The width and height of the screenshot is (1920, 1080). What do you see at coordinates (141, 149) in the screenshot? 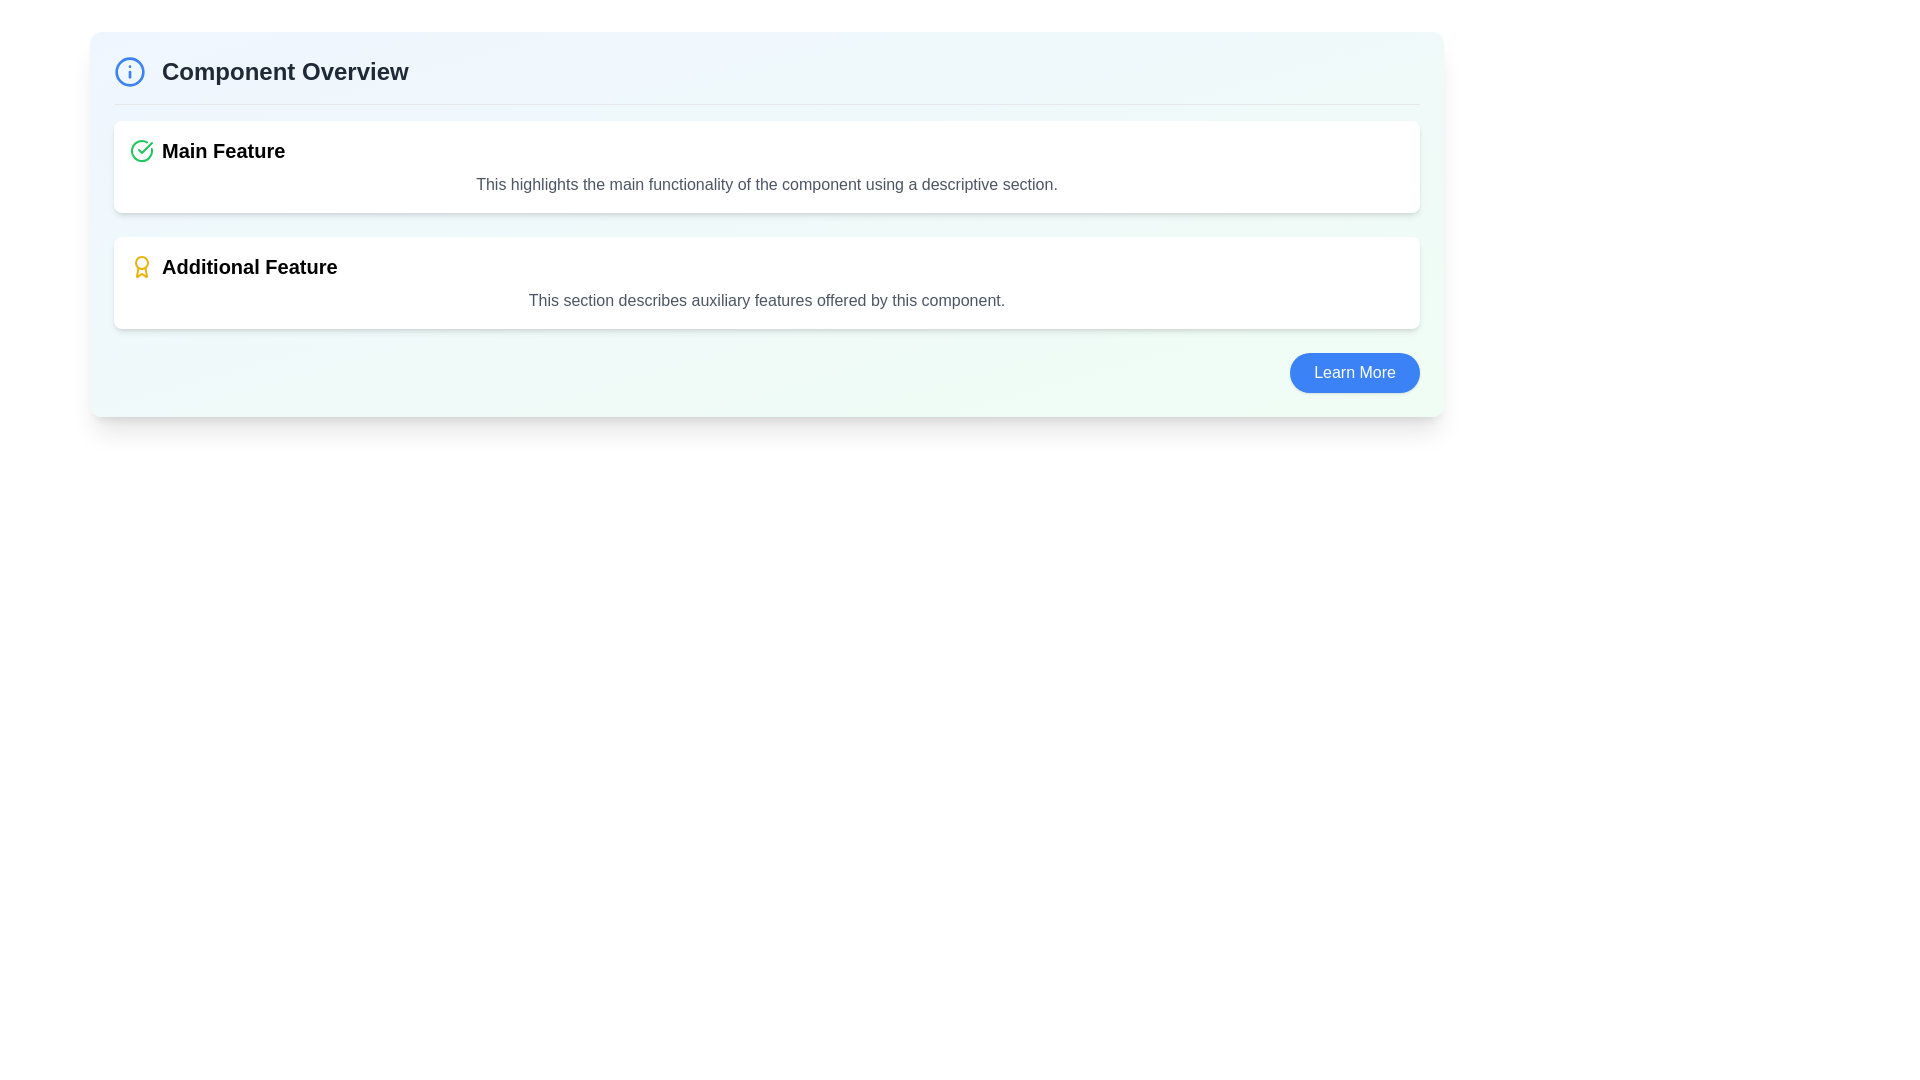
I see `the status icon located to the left of the 'Main Feature' heading, which indicates the feature's status as completed or enabled` at bounding box center [141, 149].